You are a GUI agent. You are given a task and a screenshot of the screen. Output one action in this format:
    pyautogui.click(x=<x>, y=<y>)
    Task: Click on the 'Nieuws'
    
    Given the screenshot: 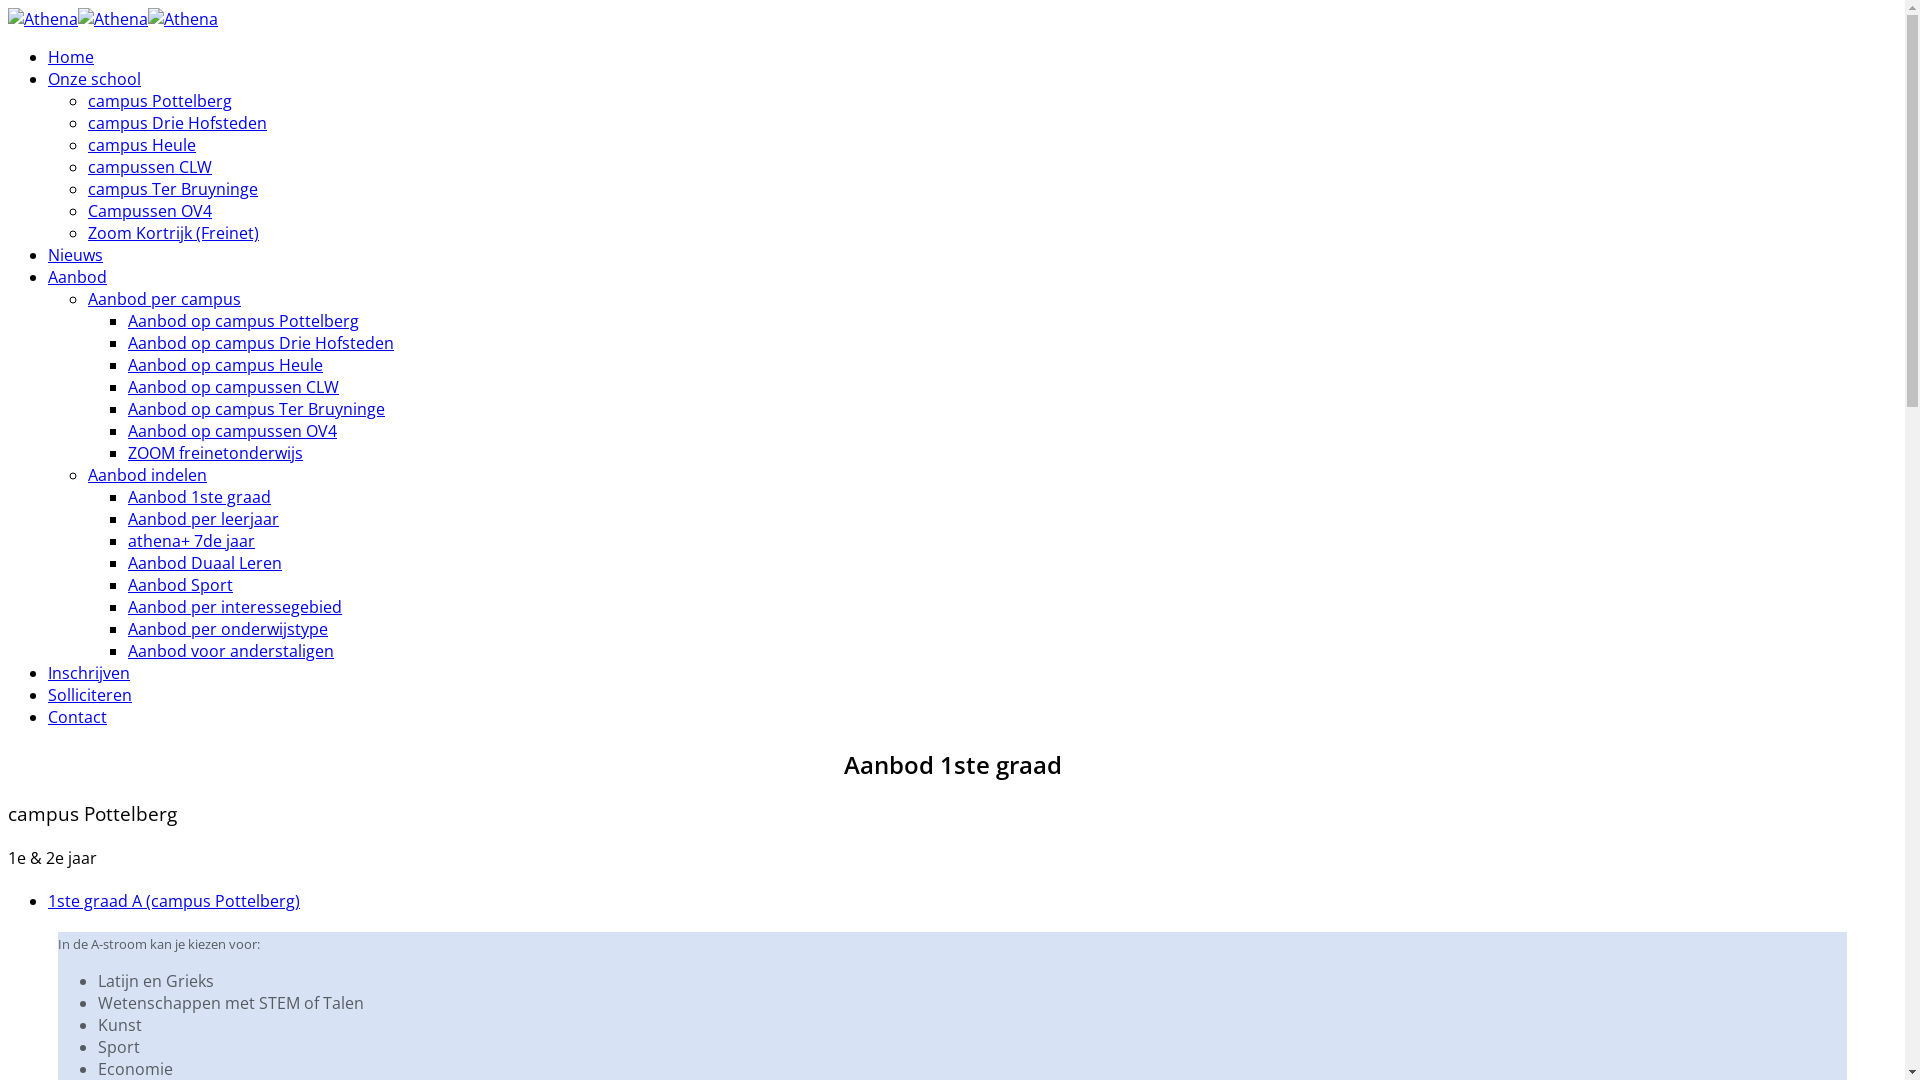 What is the action you would take?
    pyautogui.click(x=75, y=253)
    